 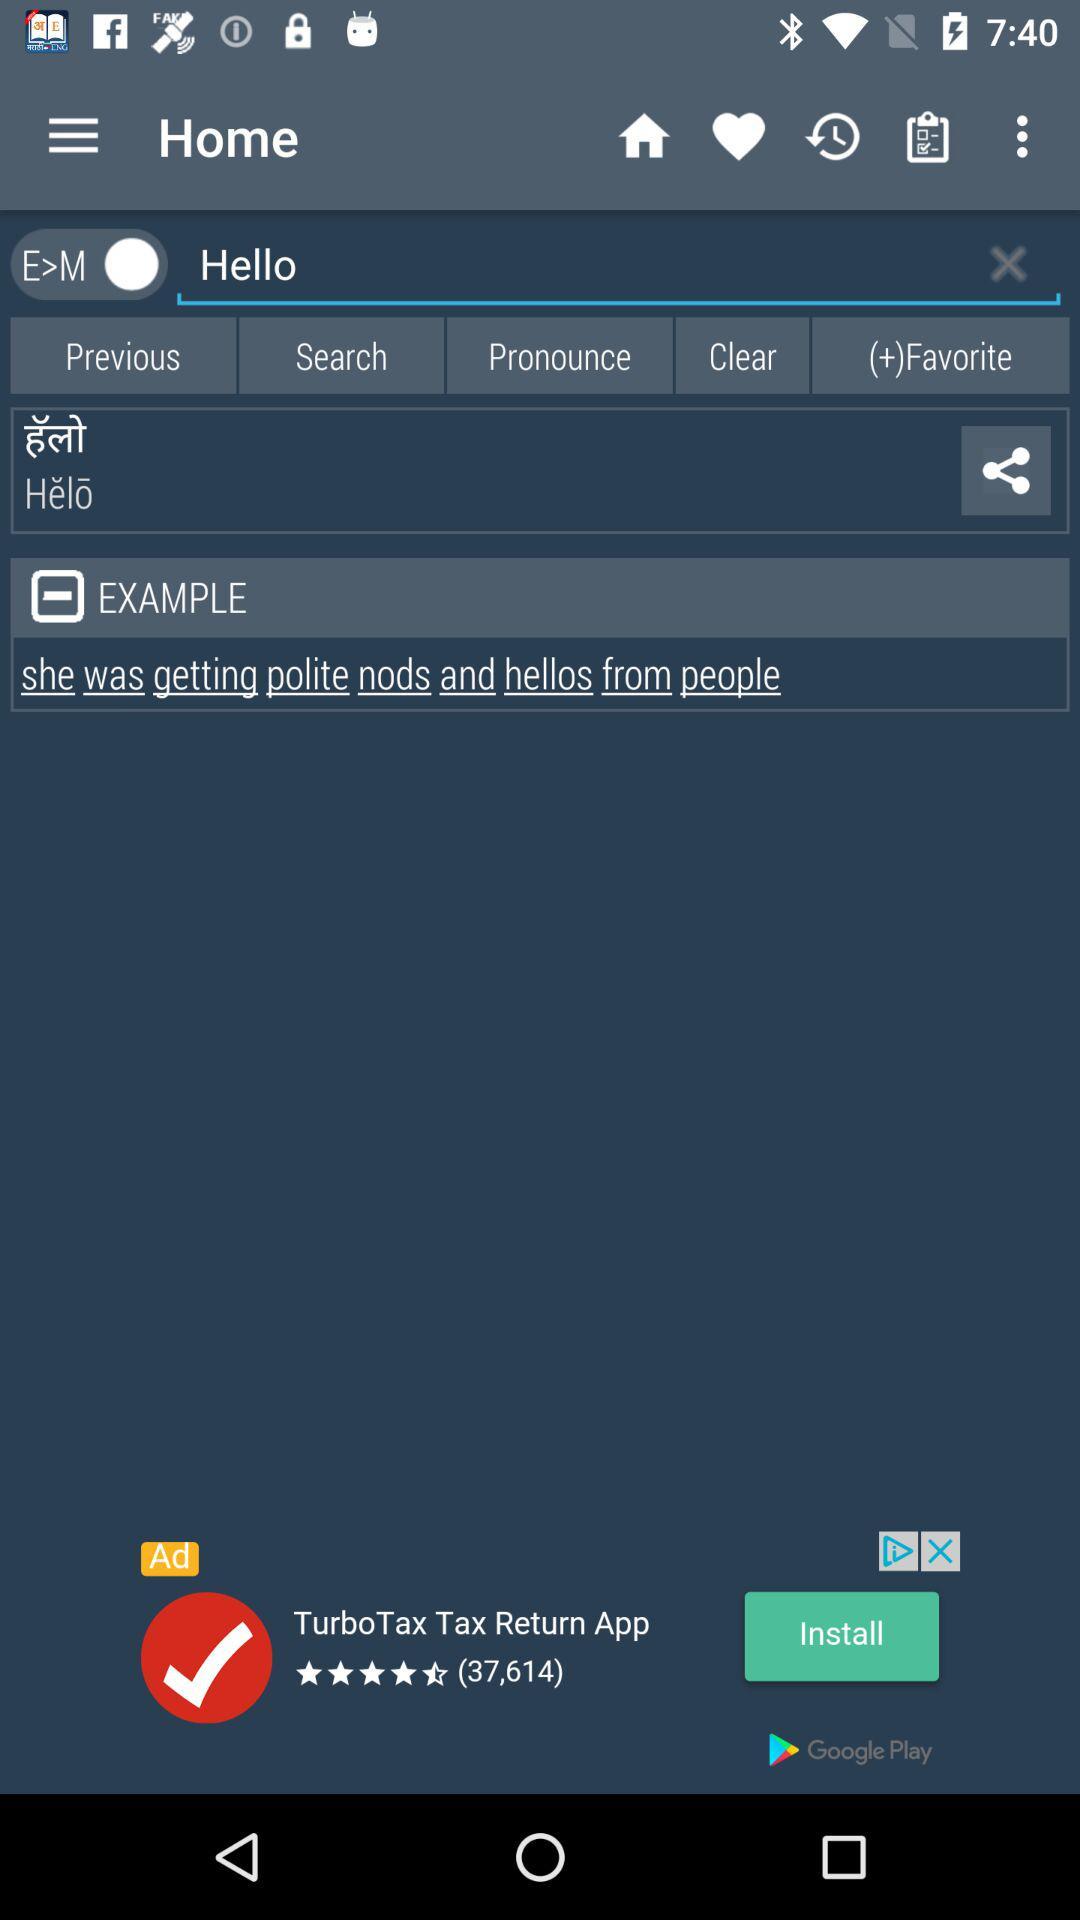 I want to click on app advertisement, so click(x=540, y=1662).